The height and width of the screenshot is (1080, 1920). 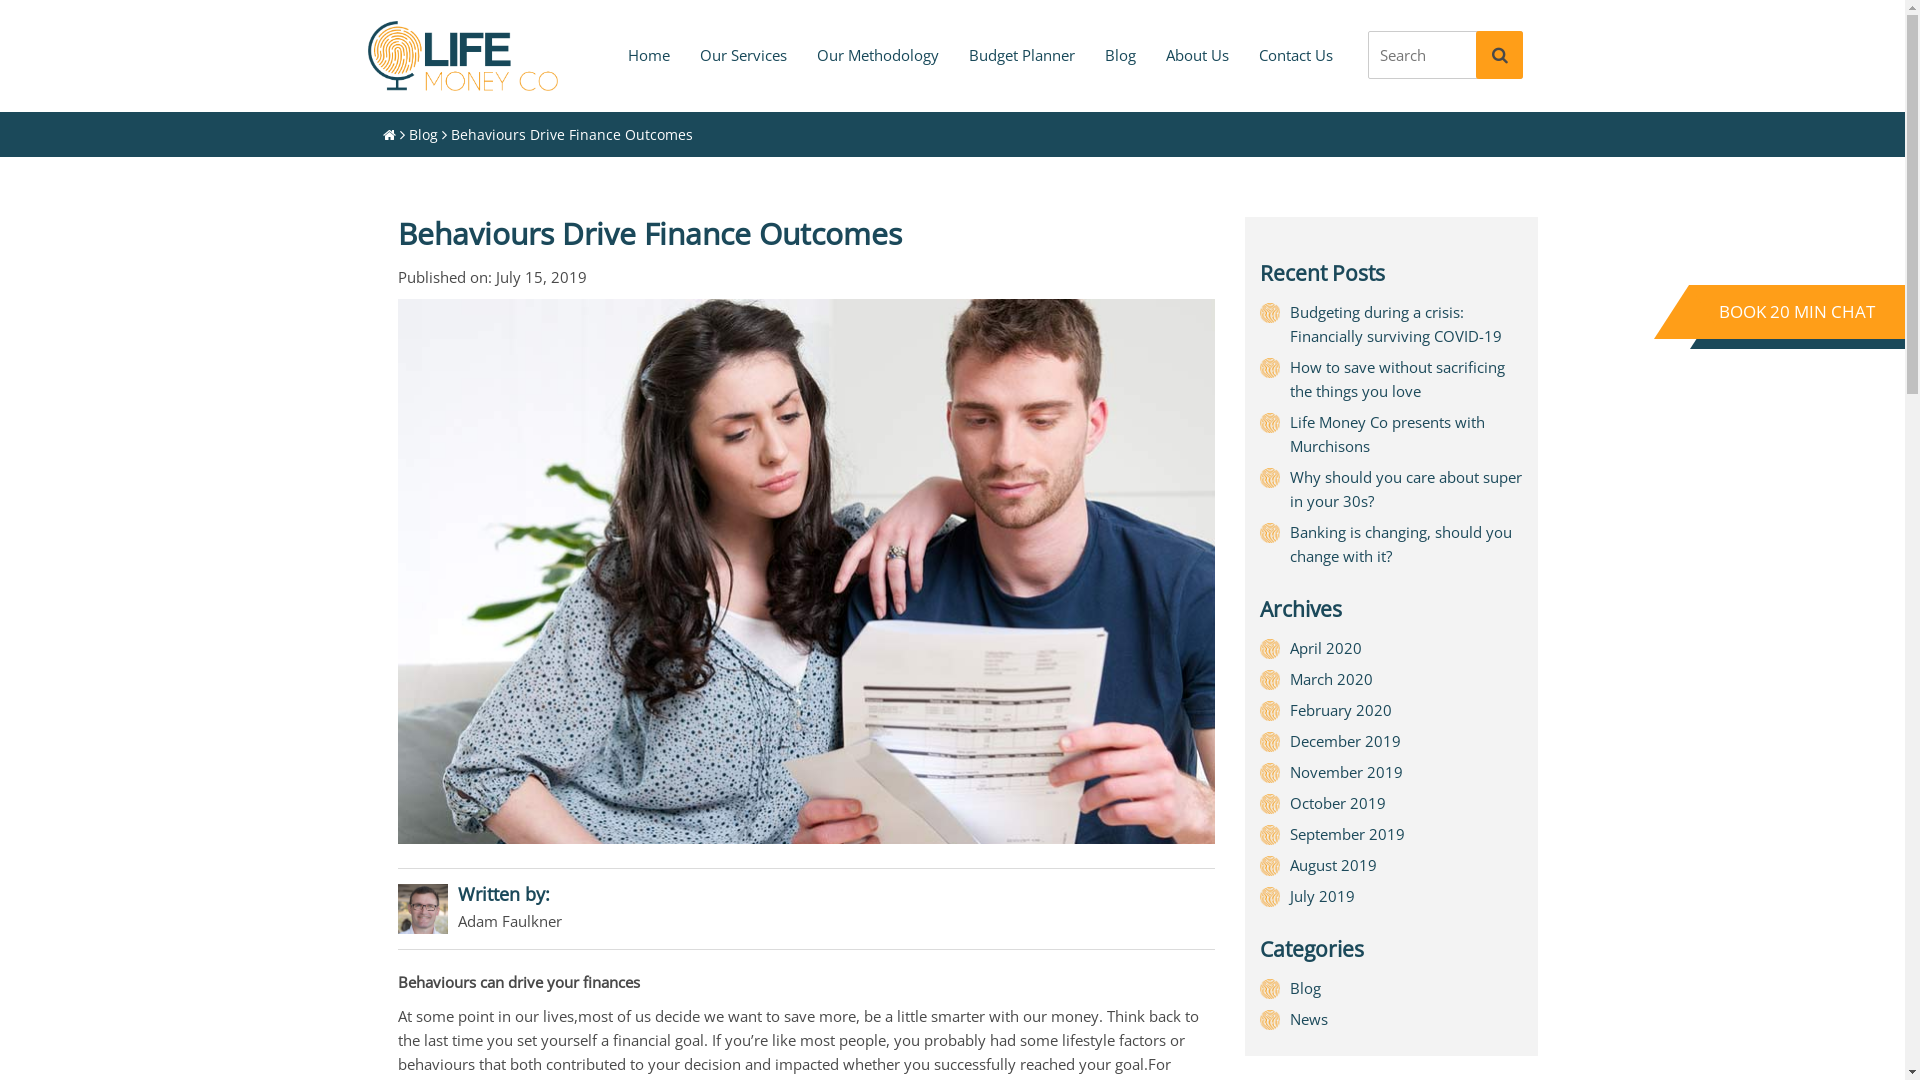 I want to click on 'March 2020', so click(x=1290, y=677).